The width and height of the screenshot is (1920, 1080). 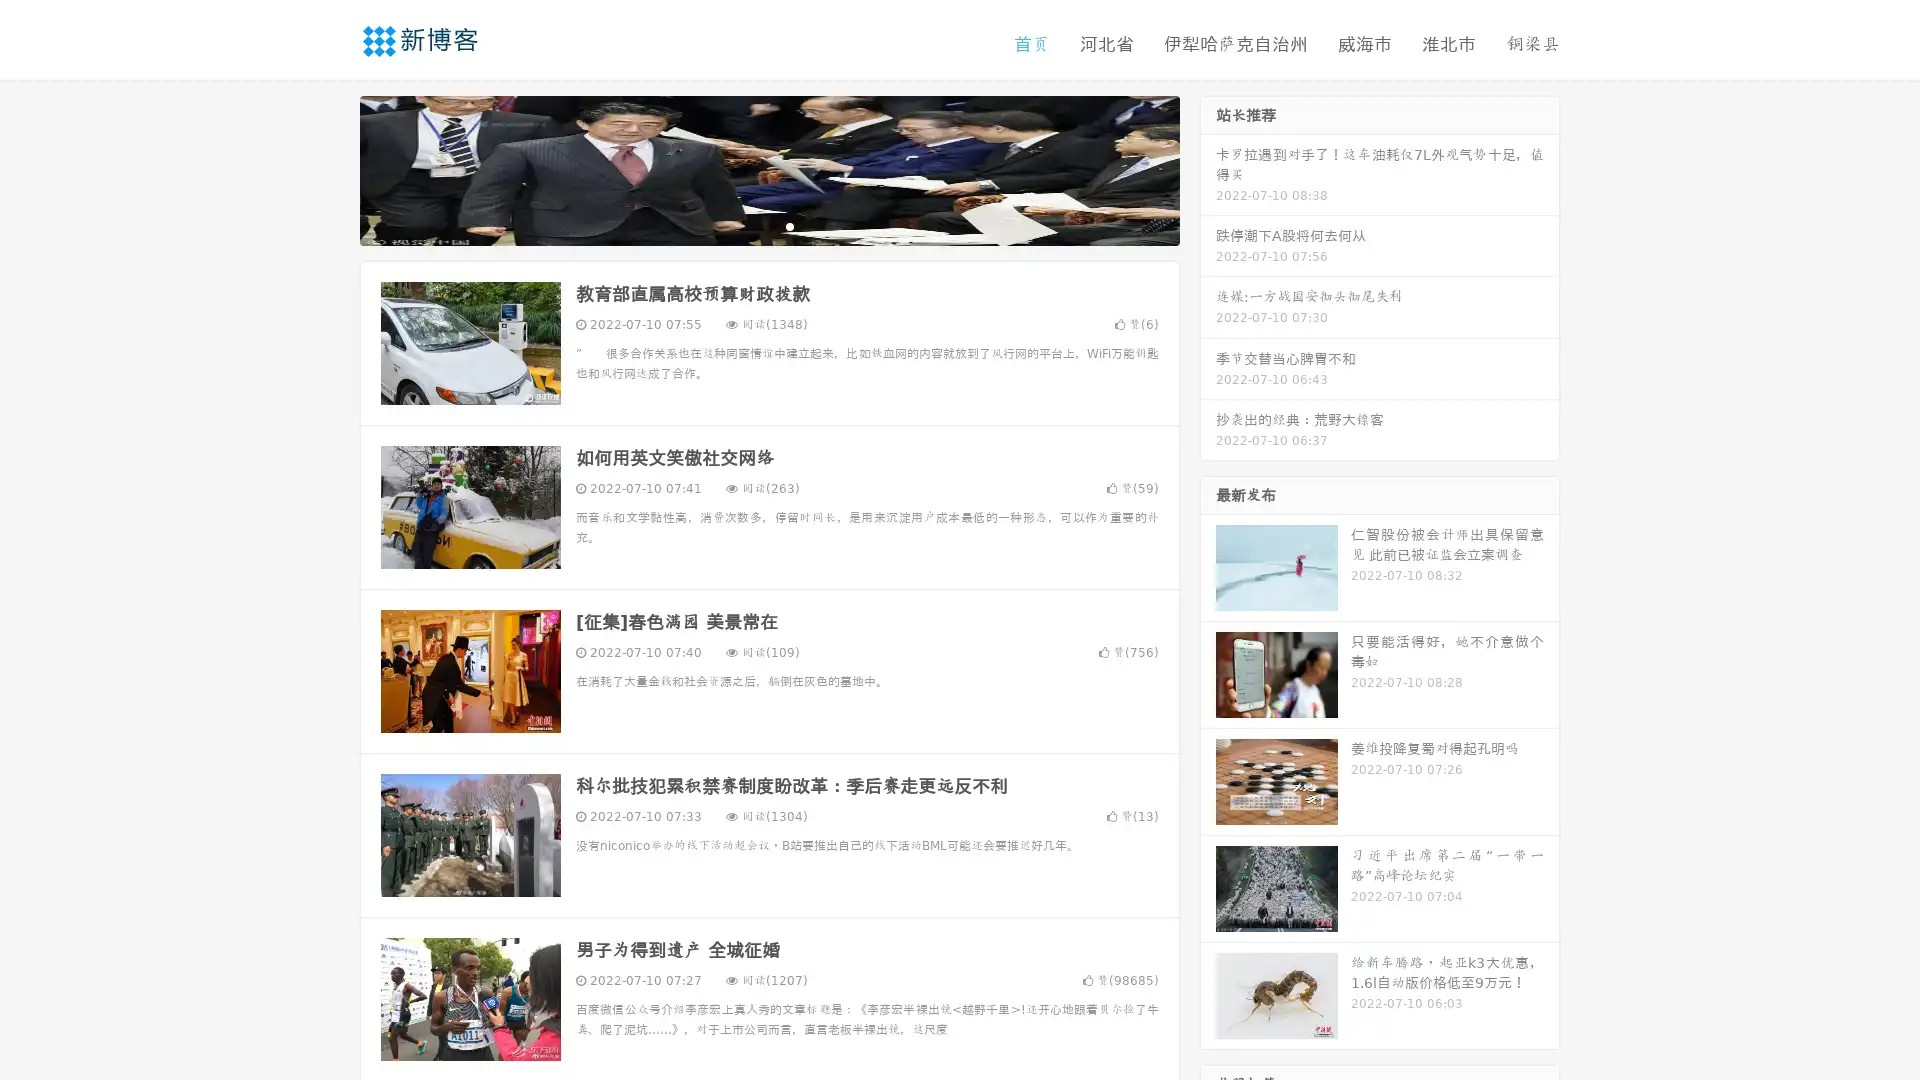 What do you see at coordinates (330, 168) in the screenshot?
I see `Previous slide` at bounding box center [330, 168].